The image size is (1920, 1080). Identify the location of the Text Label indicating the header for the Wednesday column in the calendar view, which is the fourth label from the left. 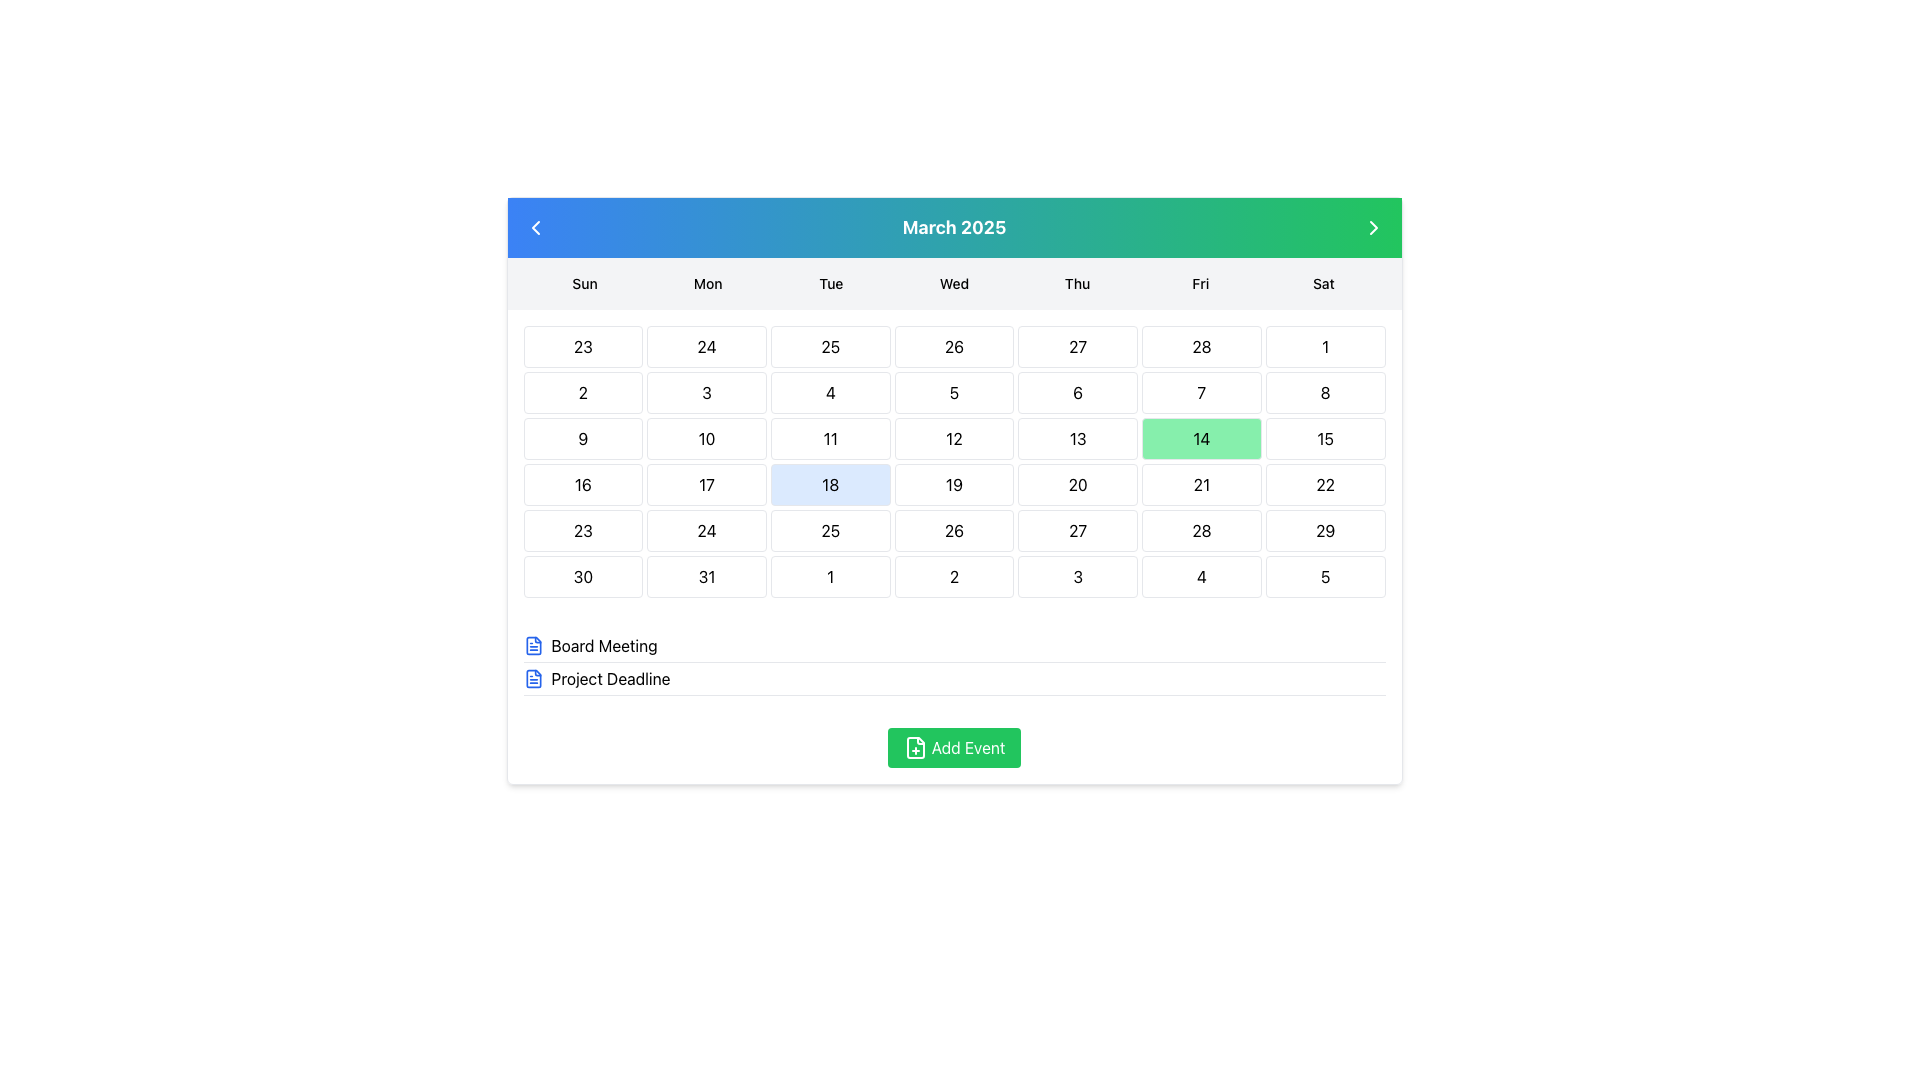
(953, 284).